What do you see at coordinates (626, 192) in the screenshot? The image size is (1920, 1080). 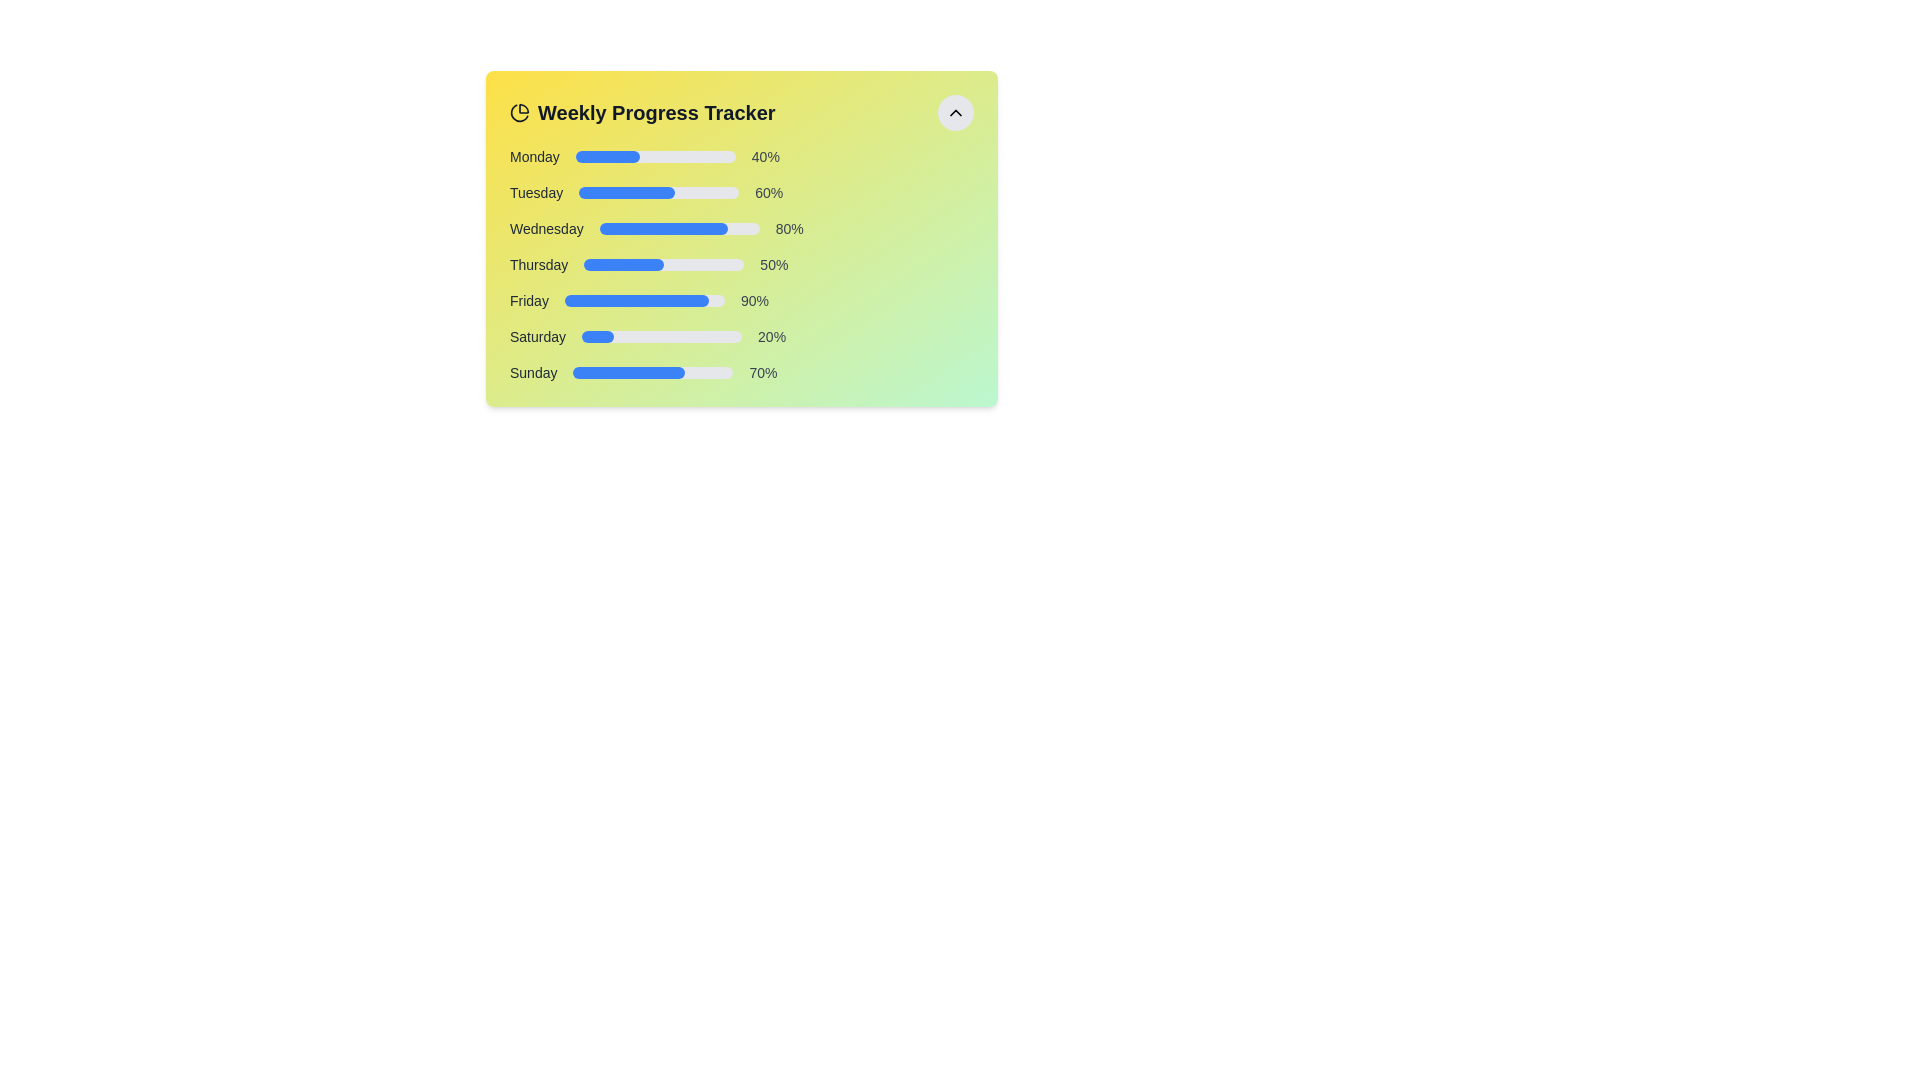 I see `the filled portion of the progress bar for 'Tuesday', which is a blue horizontal bar with rounded ends located in the progress tracker interface` at bounding box center [626, 192].